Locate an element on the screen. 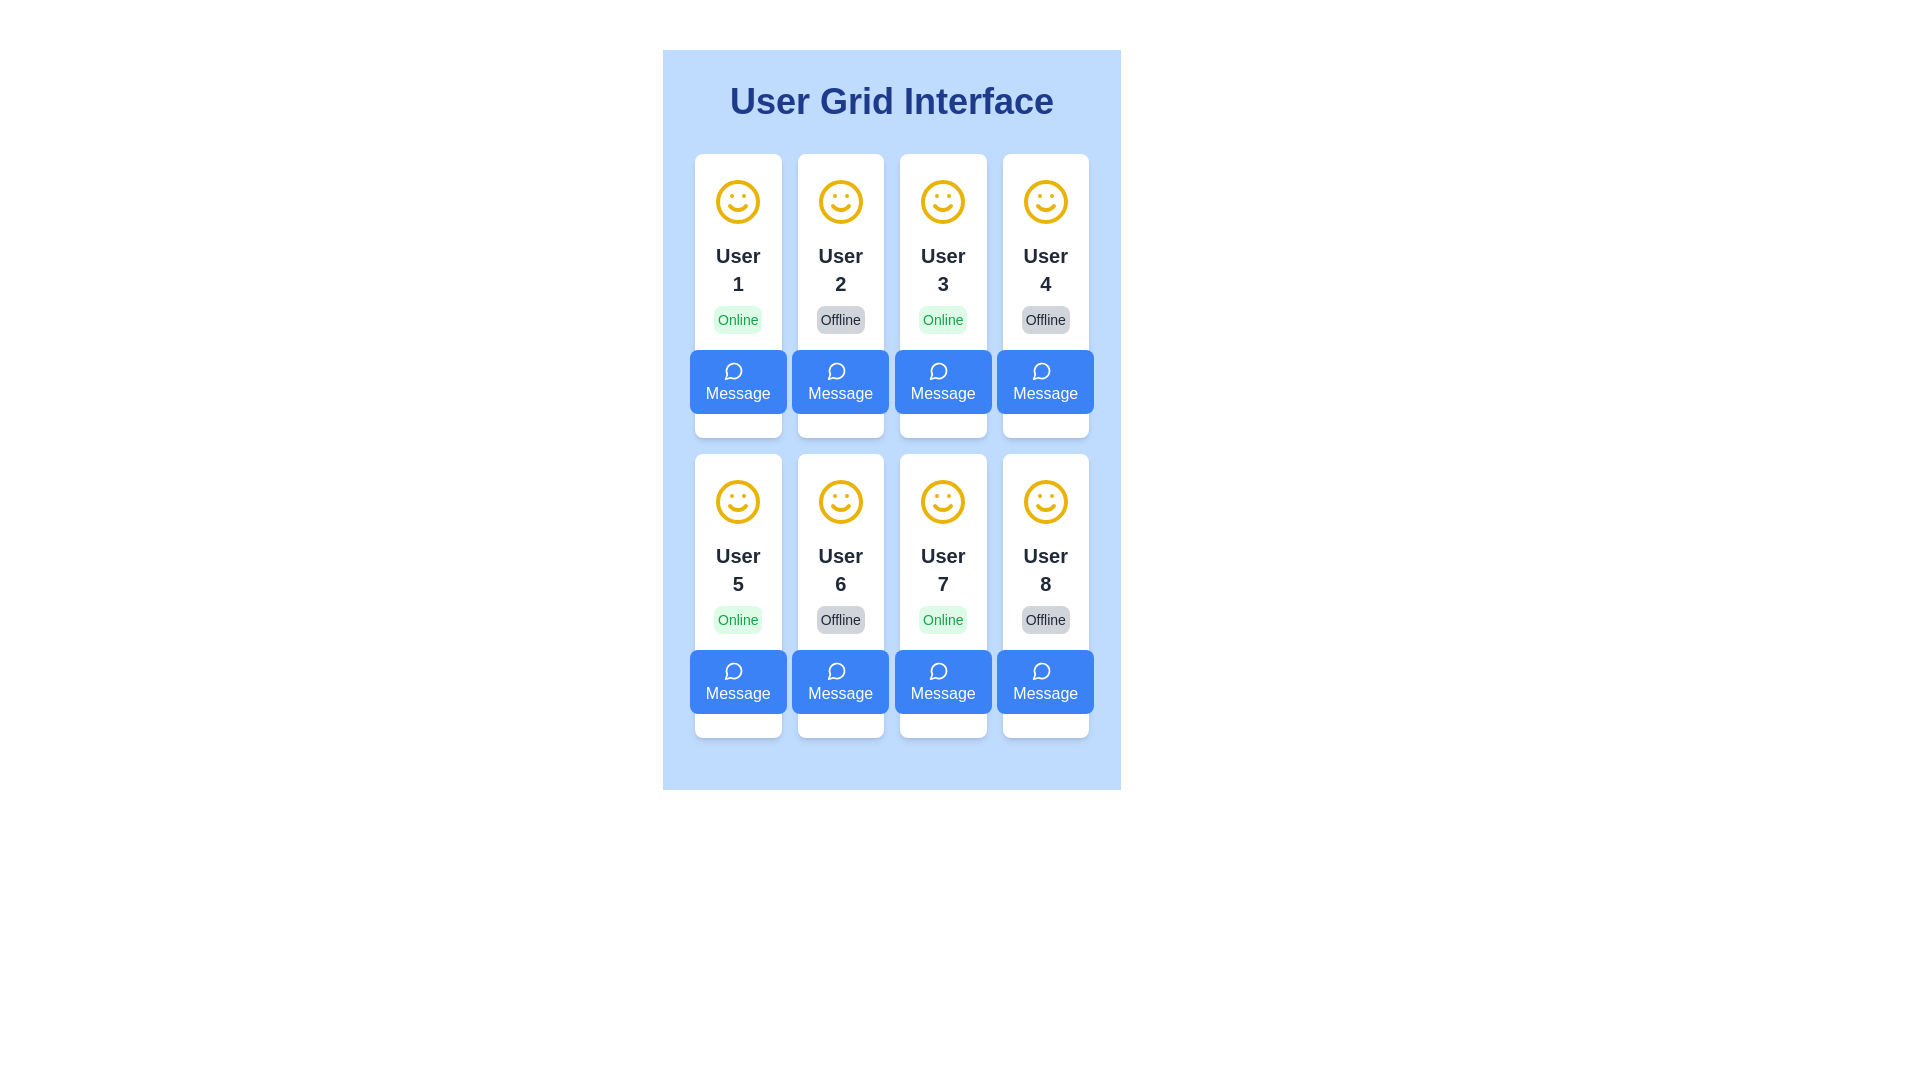 The height and width of the screenshot is (1080, 1920). the text label displaying 'User 7', which is located above the 'Online' status indicator and below the user's icon is located at coordinates (942, 570).